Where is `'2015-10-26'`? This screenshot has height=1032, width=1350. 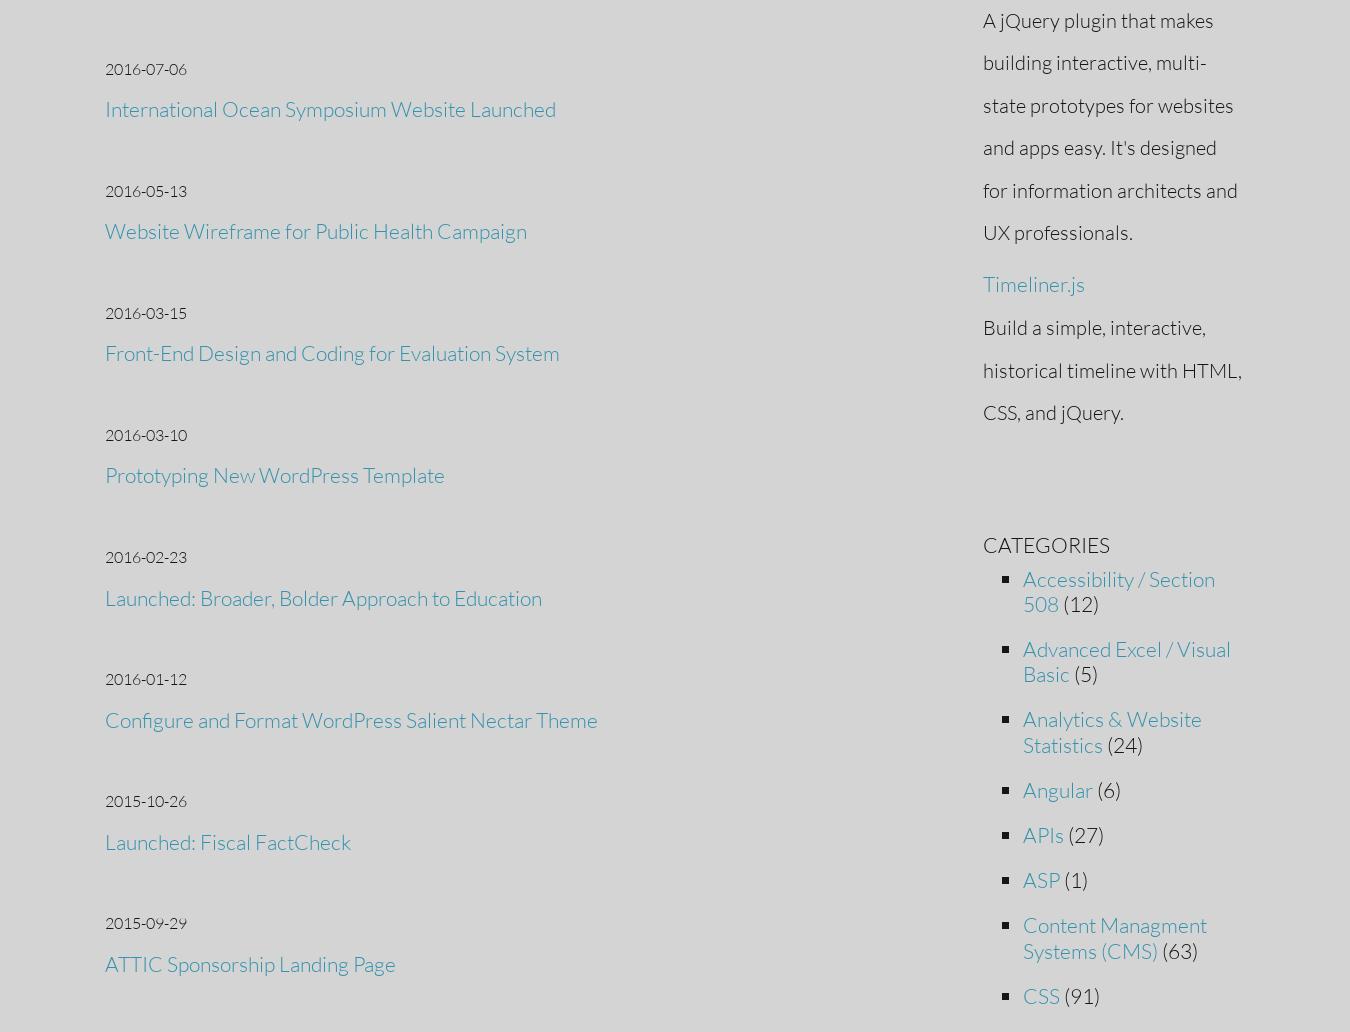
'2015-10-26' is located at coordinates (104, 801).